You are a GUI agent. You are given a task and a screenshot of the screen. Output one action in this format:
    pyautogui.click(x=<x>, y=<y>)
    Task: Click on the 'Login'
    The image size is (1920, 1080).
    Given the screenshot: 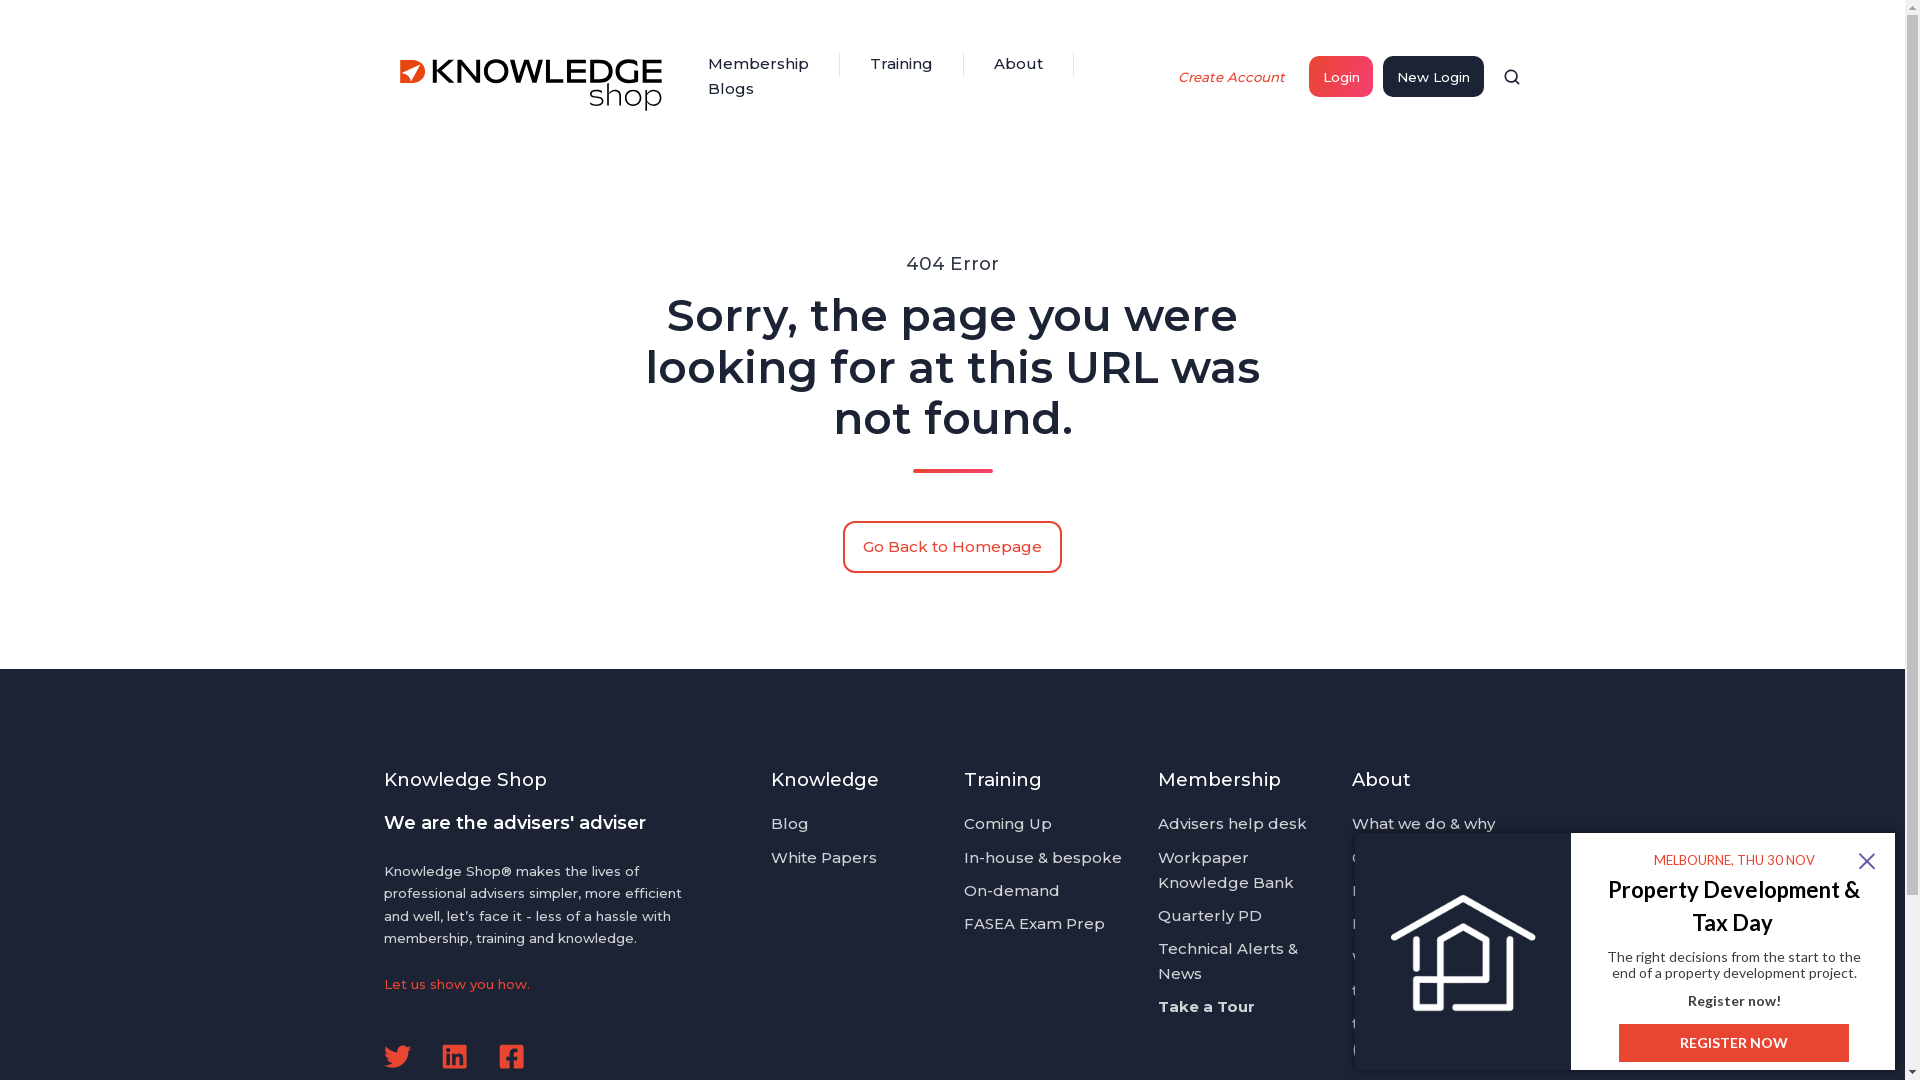 What is the action you would take?
    pyautogui.click(x=1340, y=75)
    